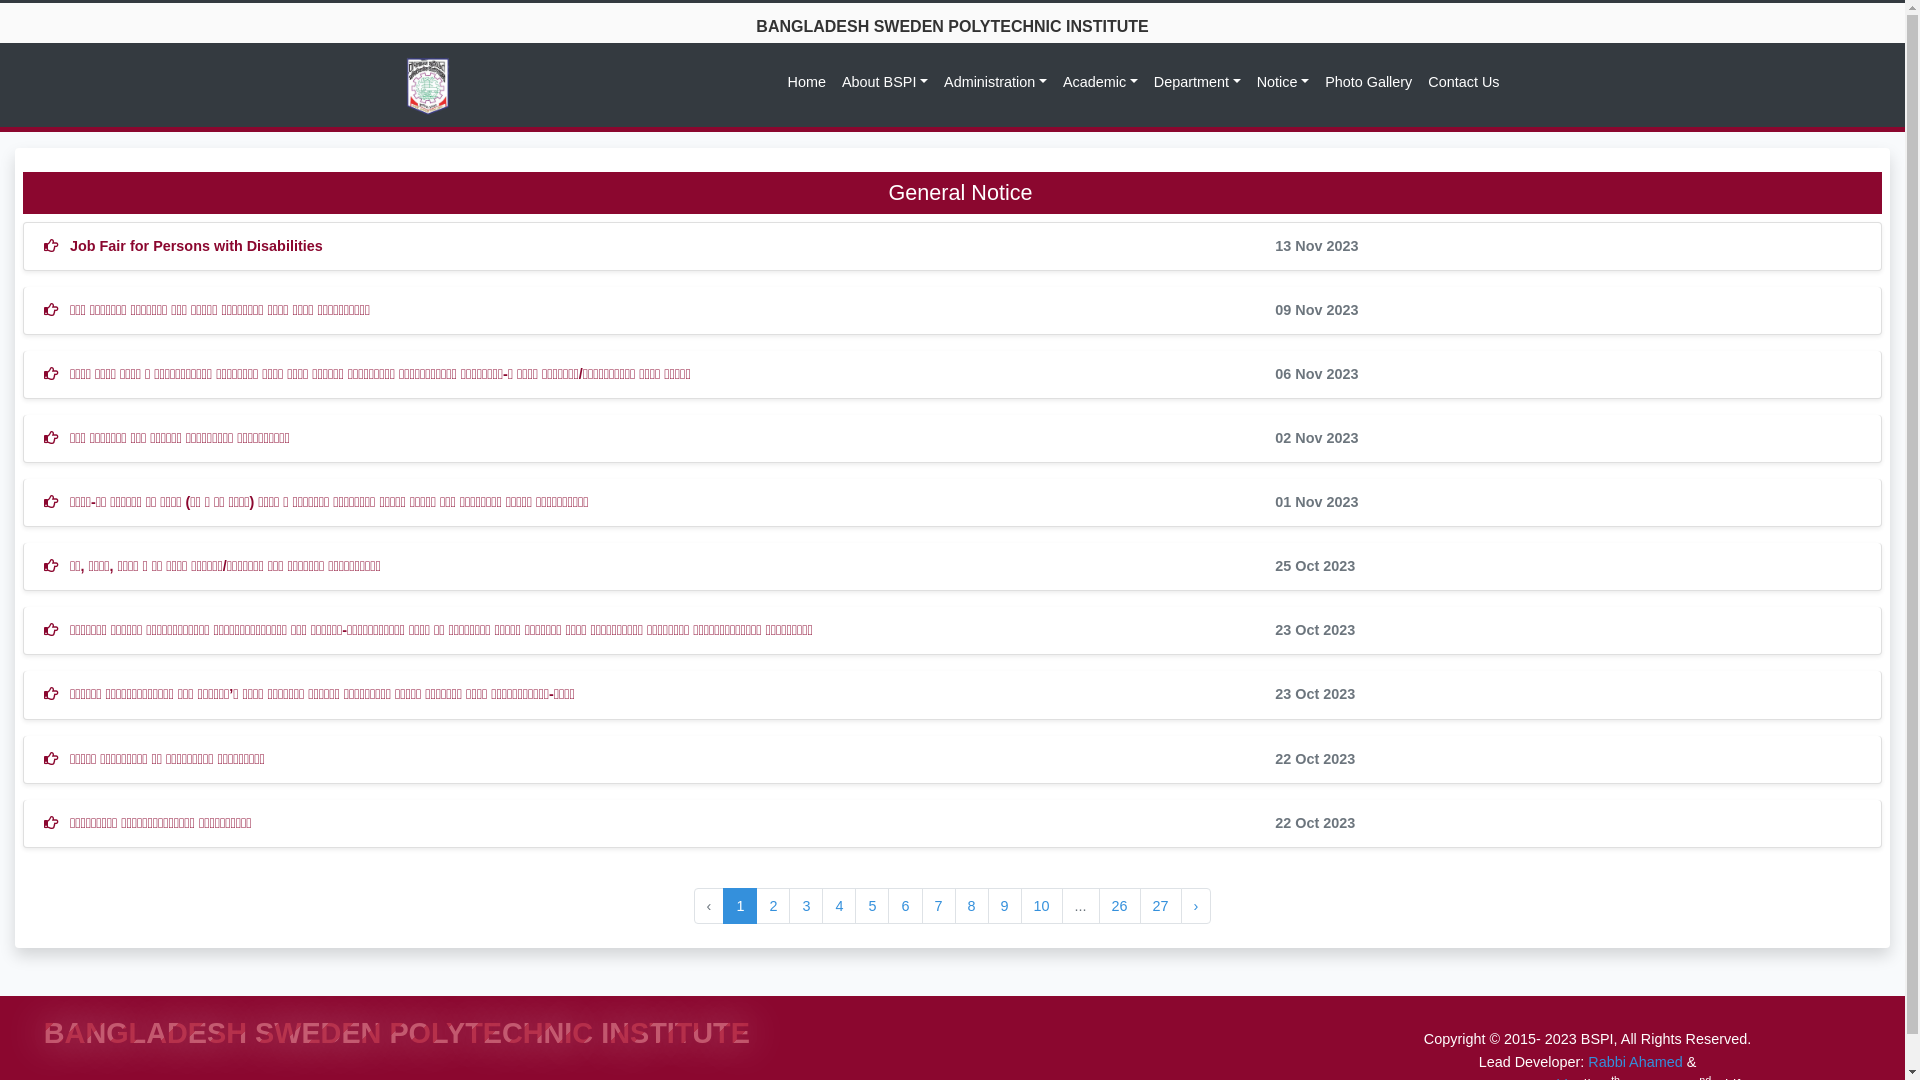 This screenshot has height=1080, width=1920. I want to click on '3', so click(787, 906).